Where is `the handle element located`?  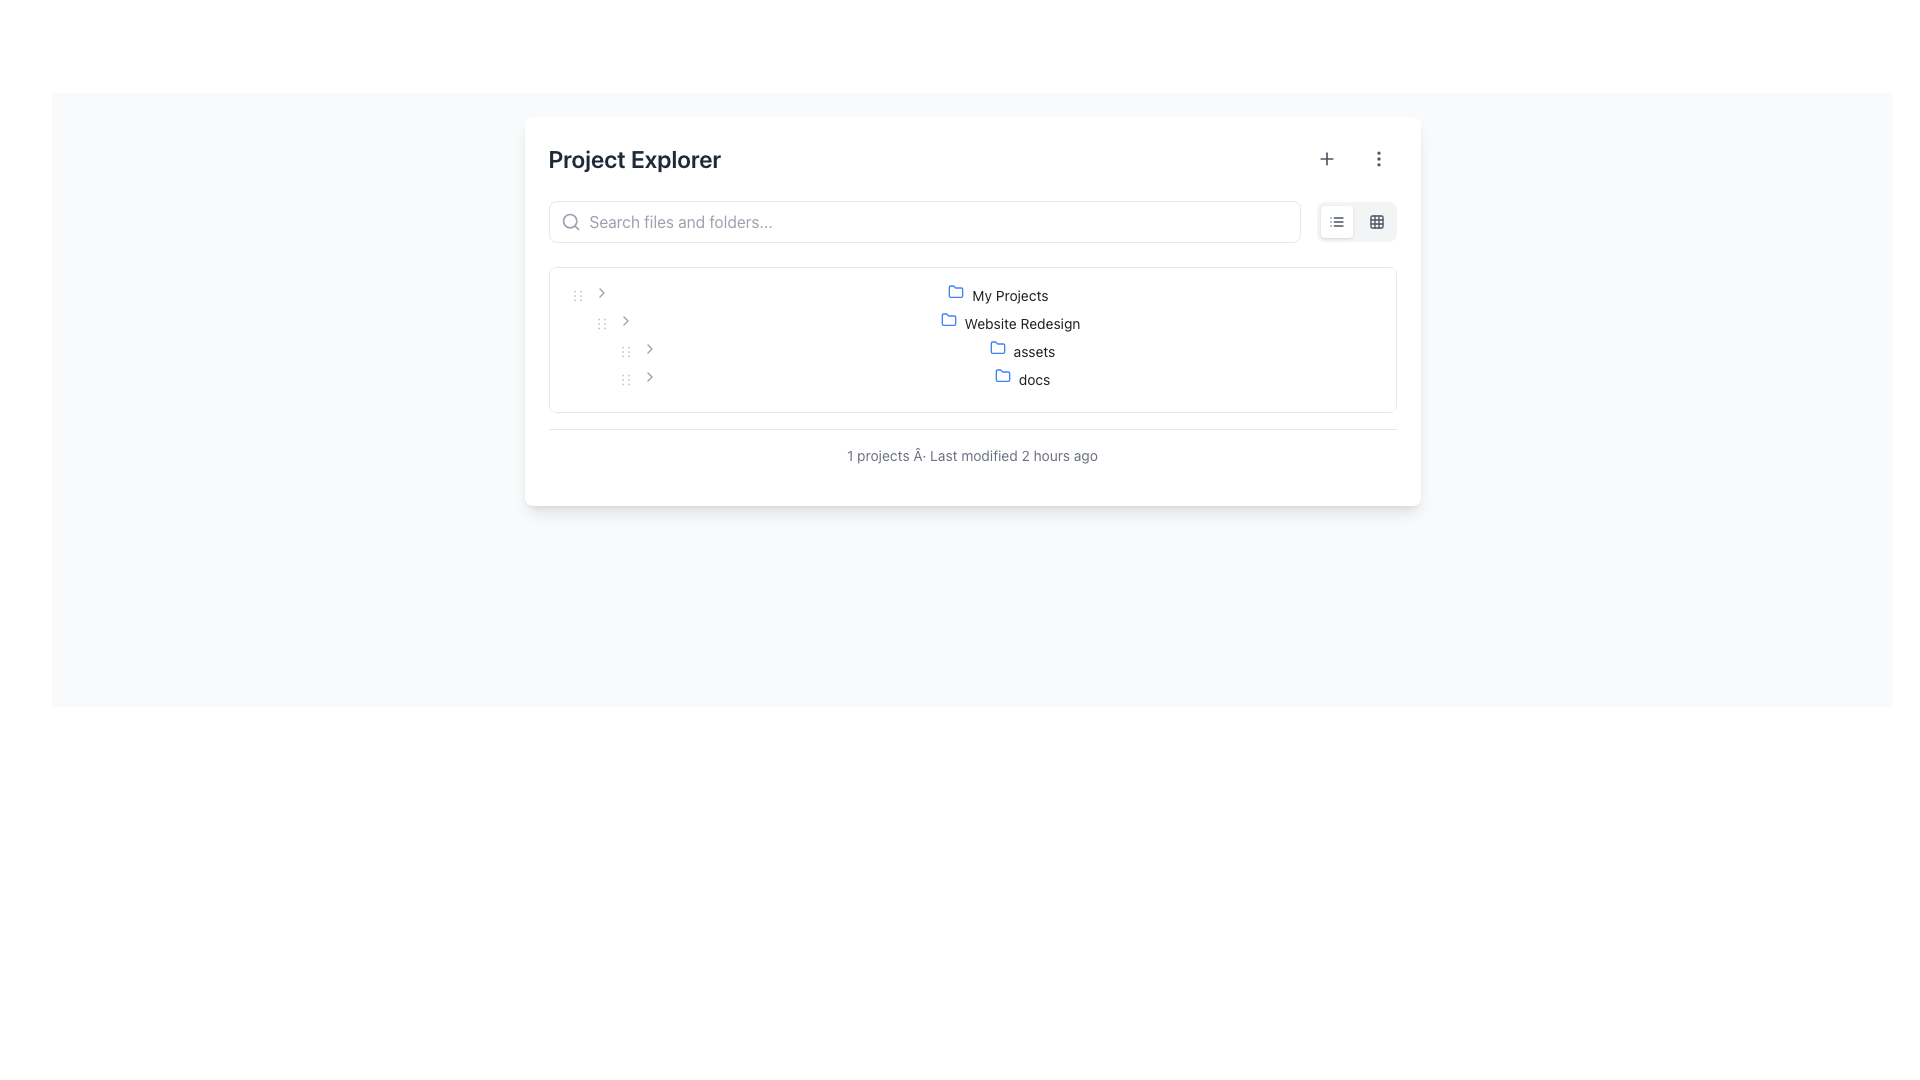
the handle element located is located at coordinates (600, 323).